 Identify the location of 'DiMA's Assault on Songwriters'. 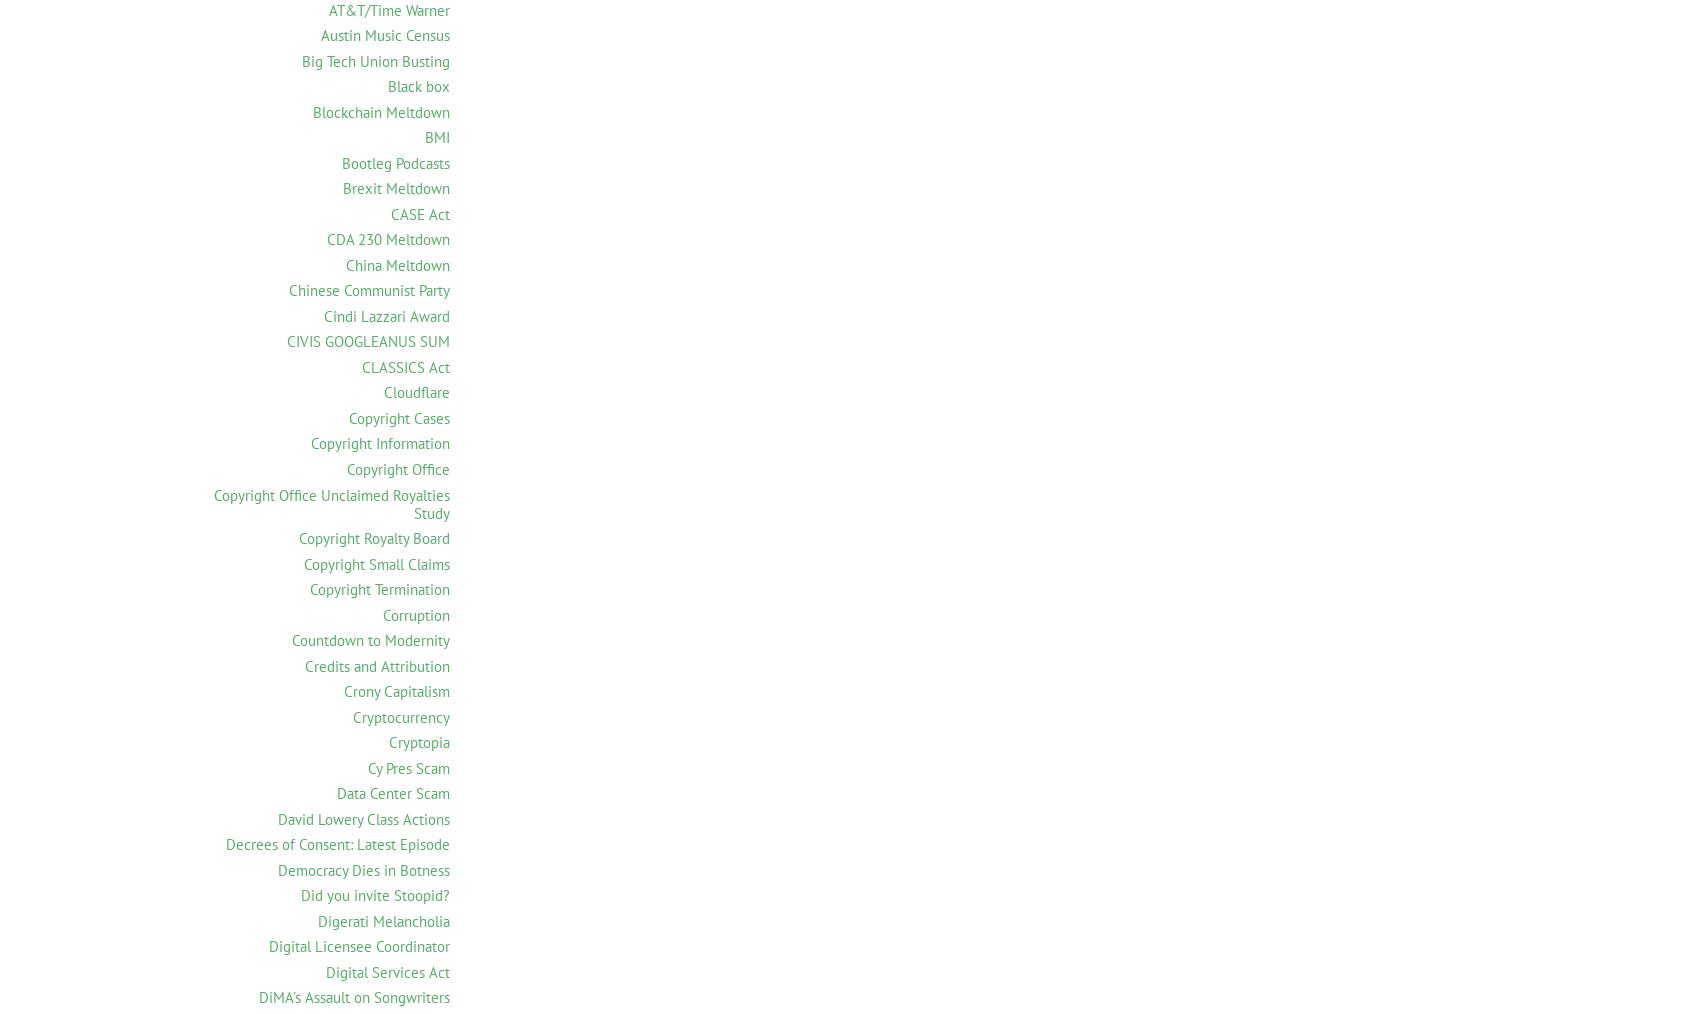
(353, 997).